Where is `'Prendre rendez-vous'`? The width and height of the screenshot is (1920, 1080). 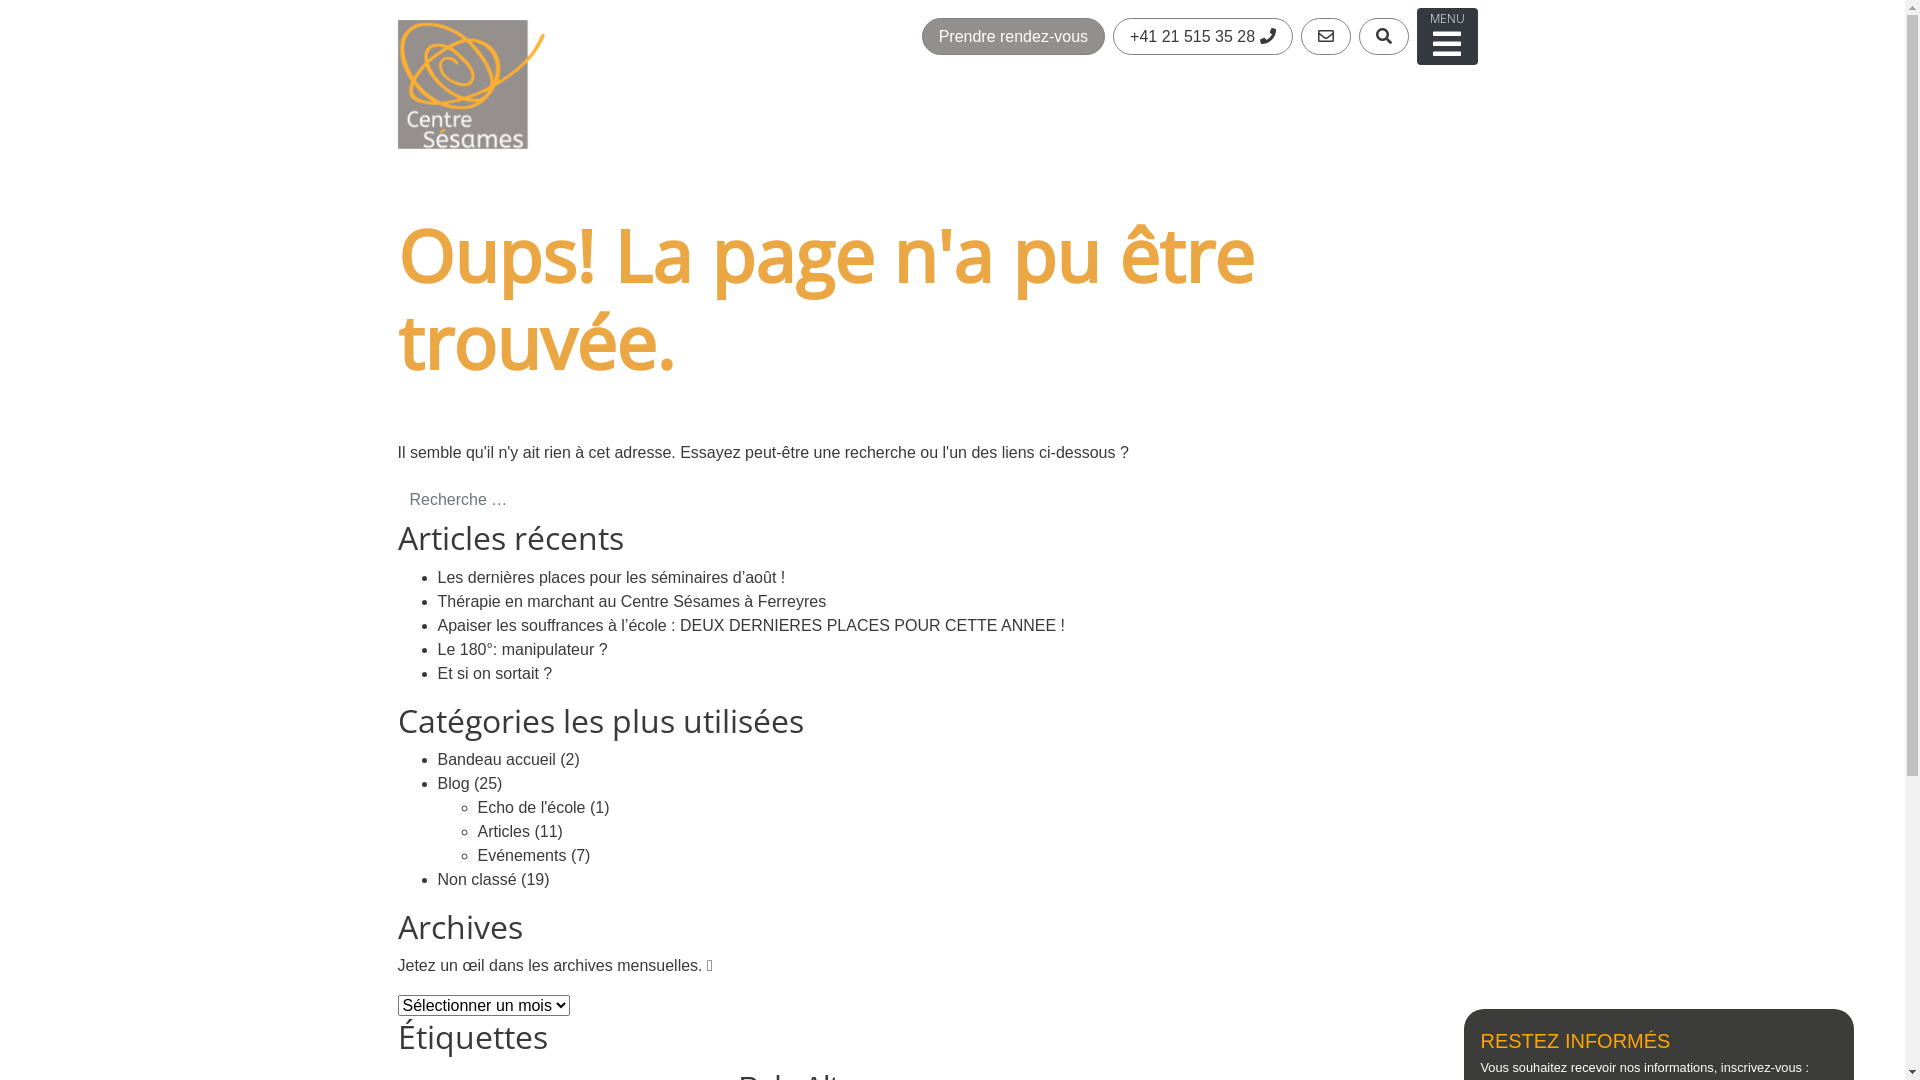
'Prendre rendez-vous' is located at coordinates (1013, 36).